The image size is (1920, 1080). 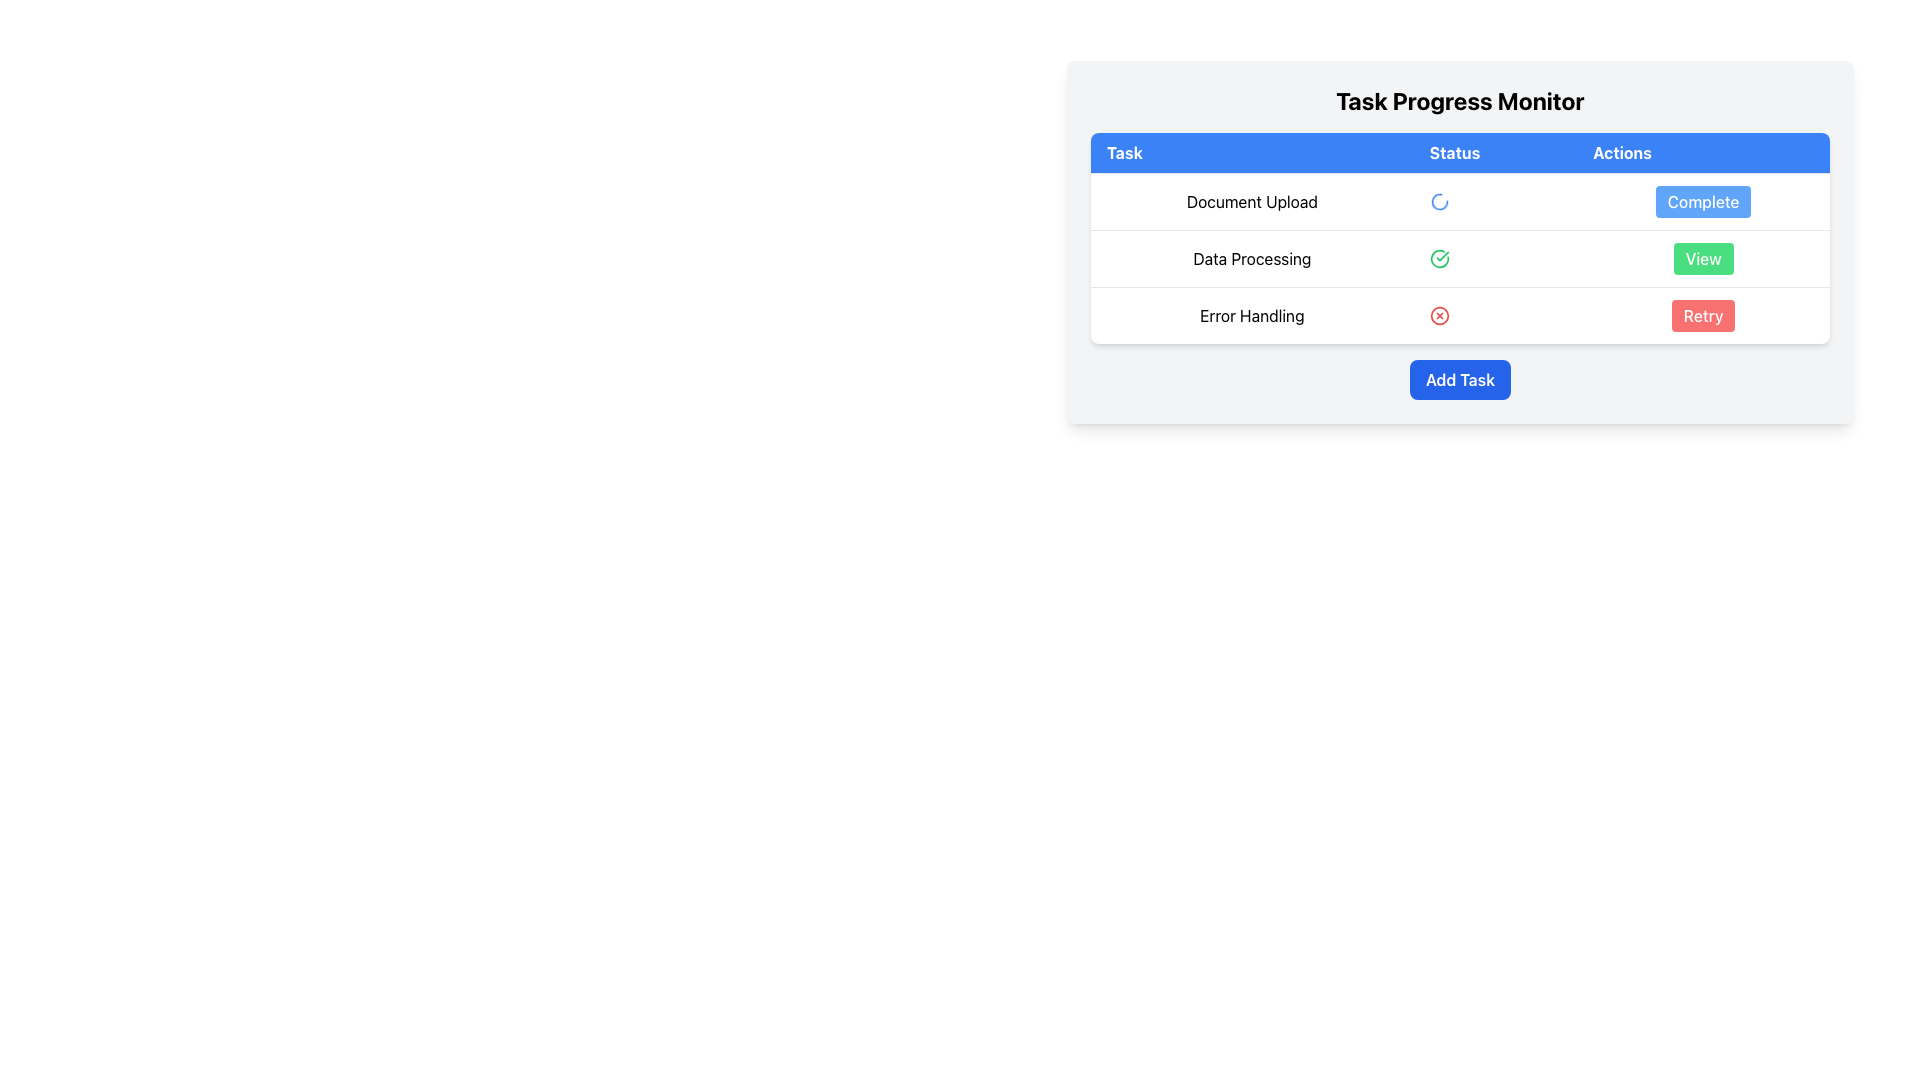 What do you see at coordinates (1438, 201) in the screenshot?
I see `the loading indicator for the 'Document Upload' task in the 'Status' column of the 'Task Progress Monitor' table` at bounding box center [1438, 201].